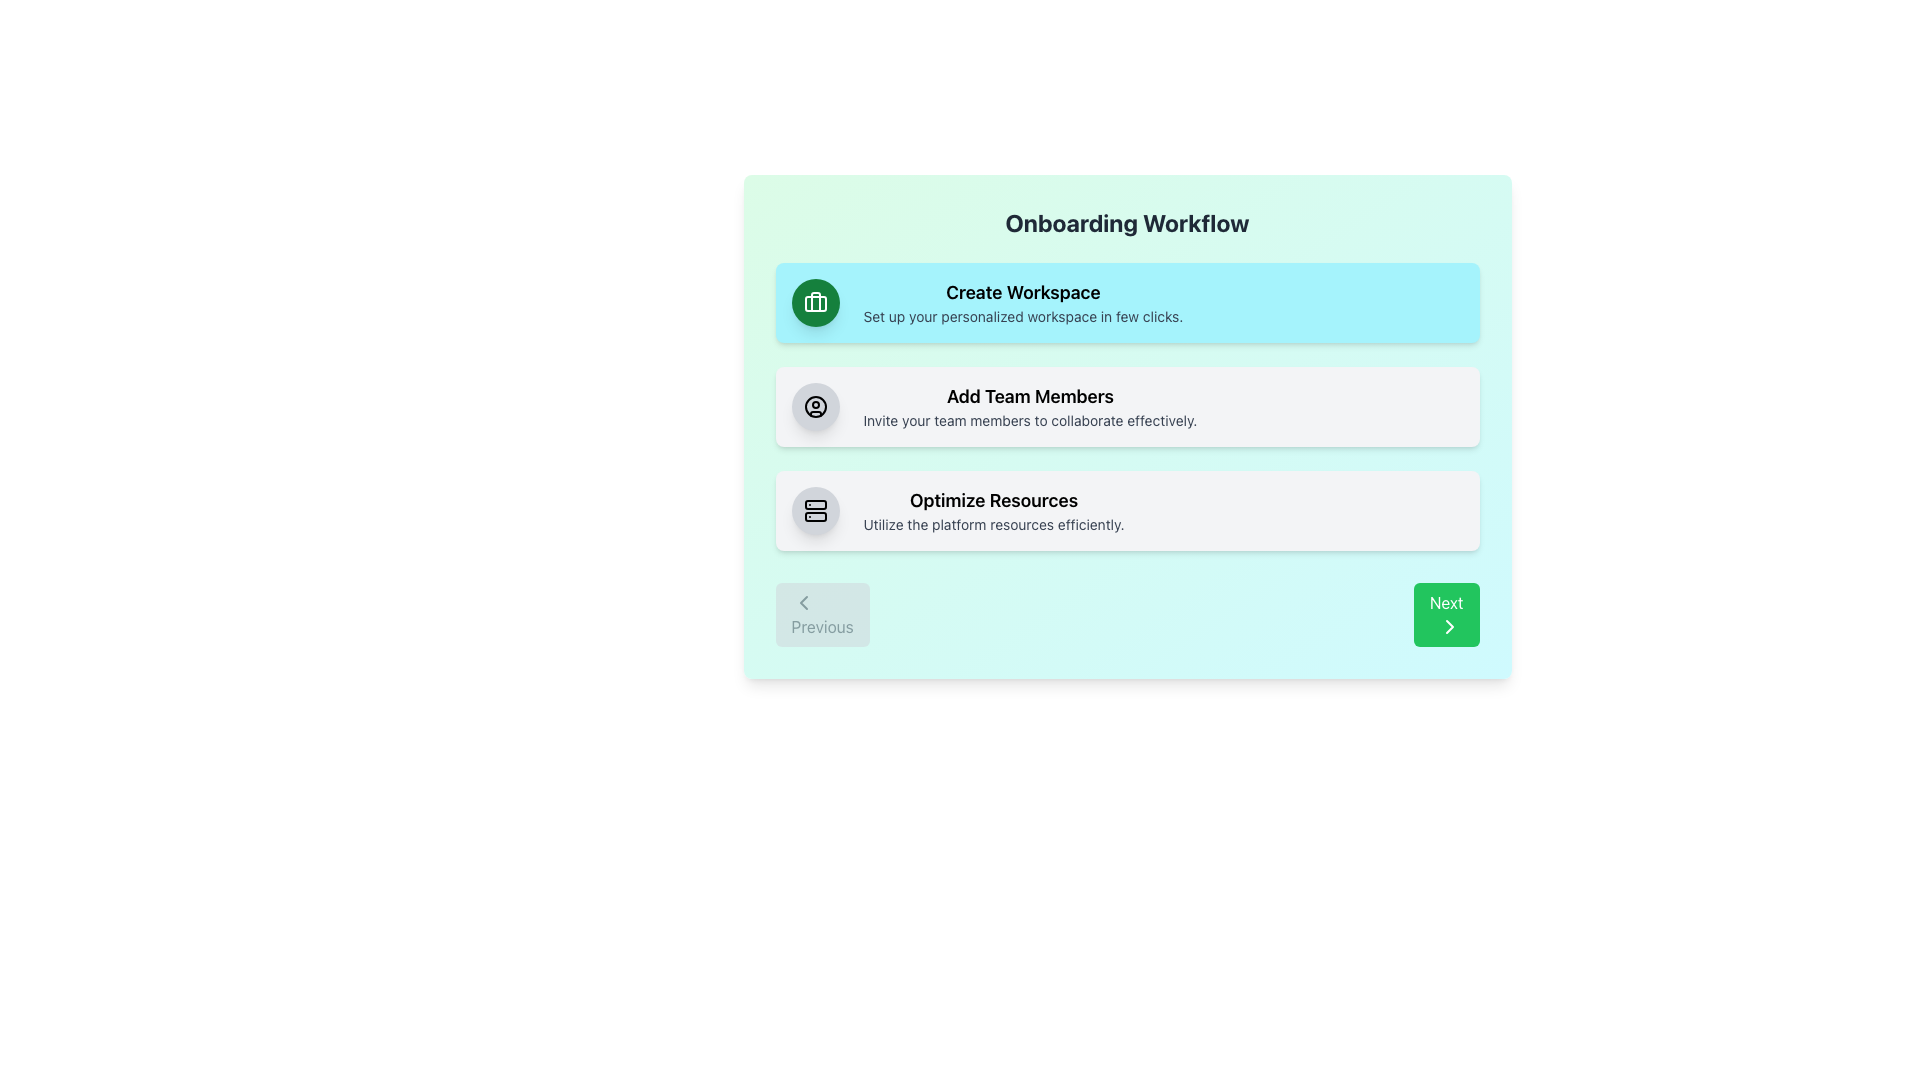  I want to click on the text label displaying 'Add Team Members' which is styled as a bold heading within a lighter background panel, so click(1030, 397).